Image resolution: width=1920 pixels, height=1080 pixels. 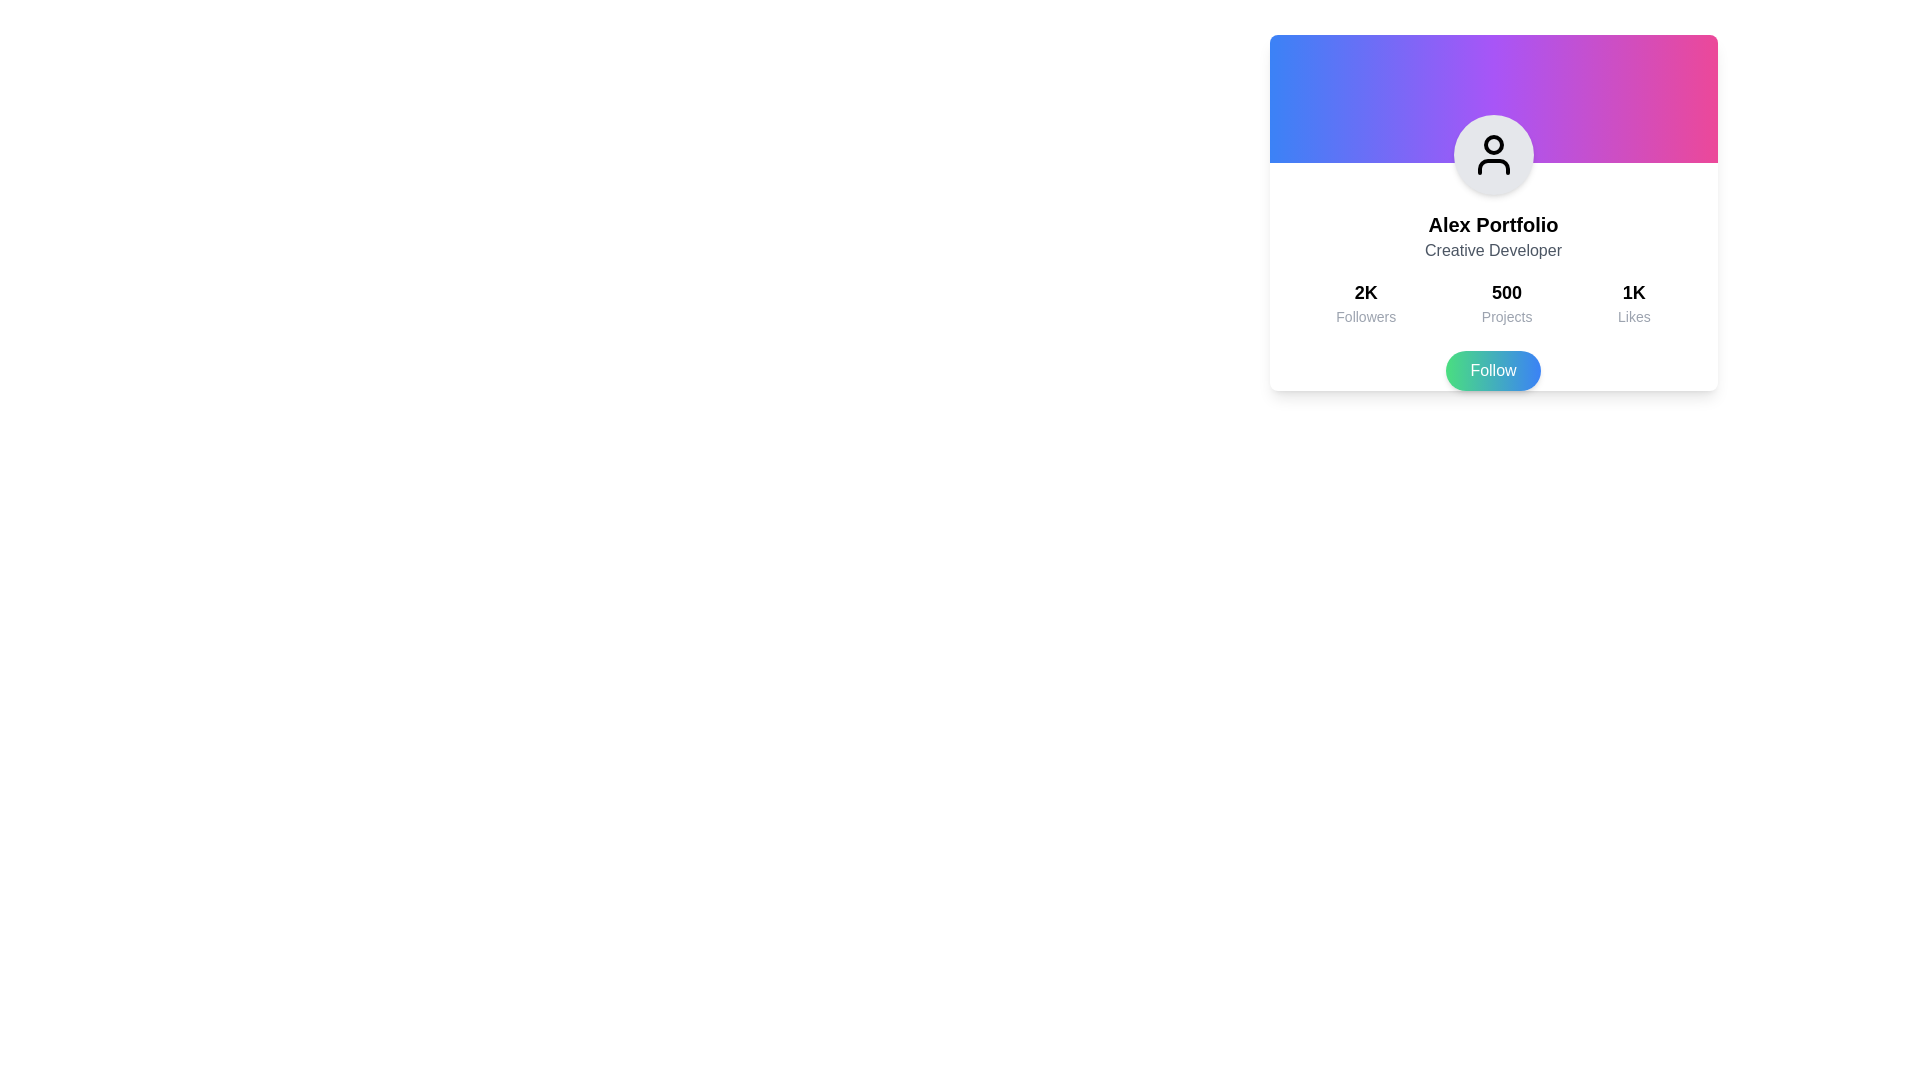 What do you see at coordinates (1365, 303) in the screenshot?
I see `the text element displaying '2K' followers, which is the first item in the horizontal group of social engagement metrics` at bounding box center [1365, 303].